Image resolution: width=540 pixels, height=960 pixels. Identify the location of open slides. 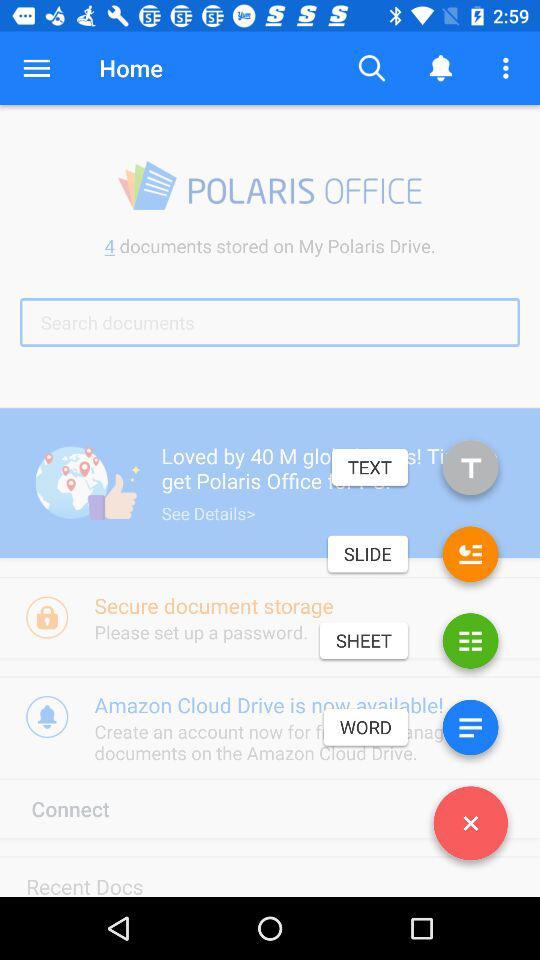
(470, 558).